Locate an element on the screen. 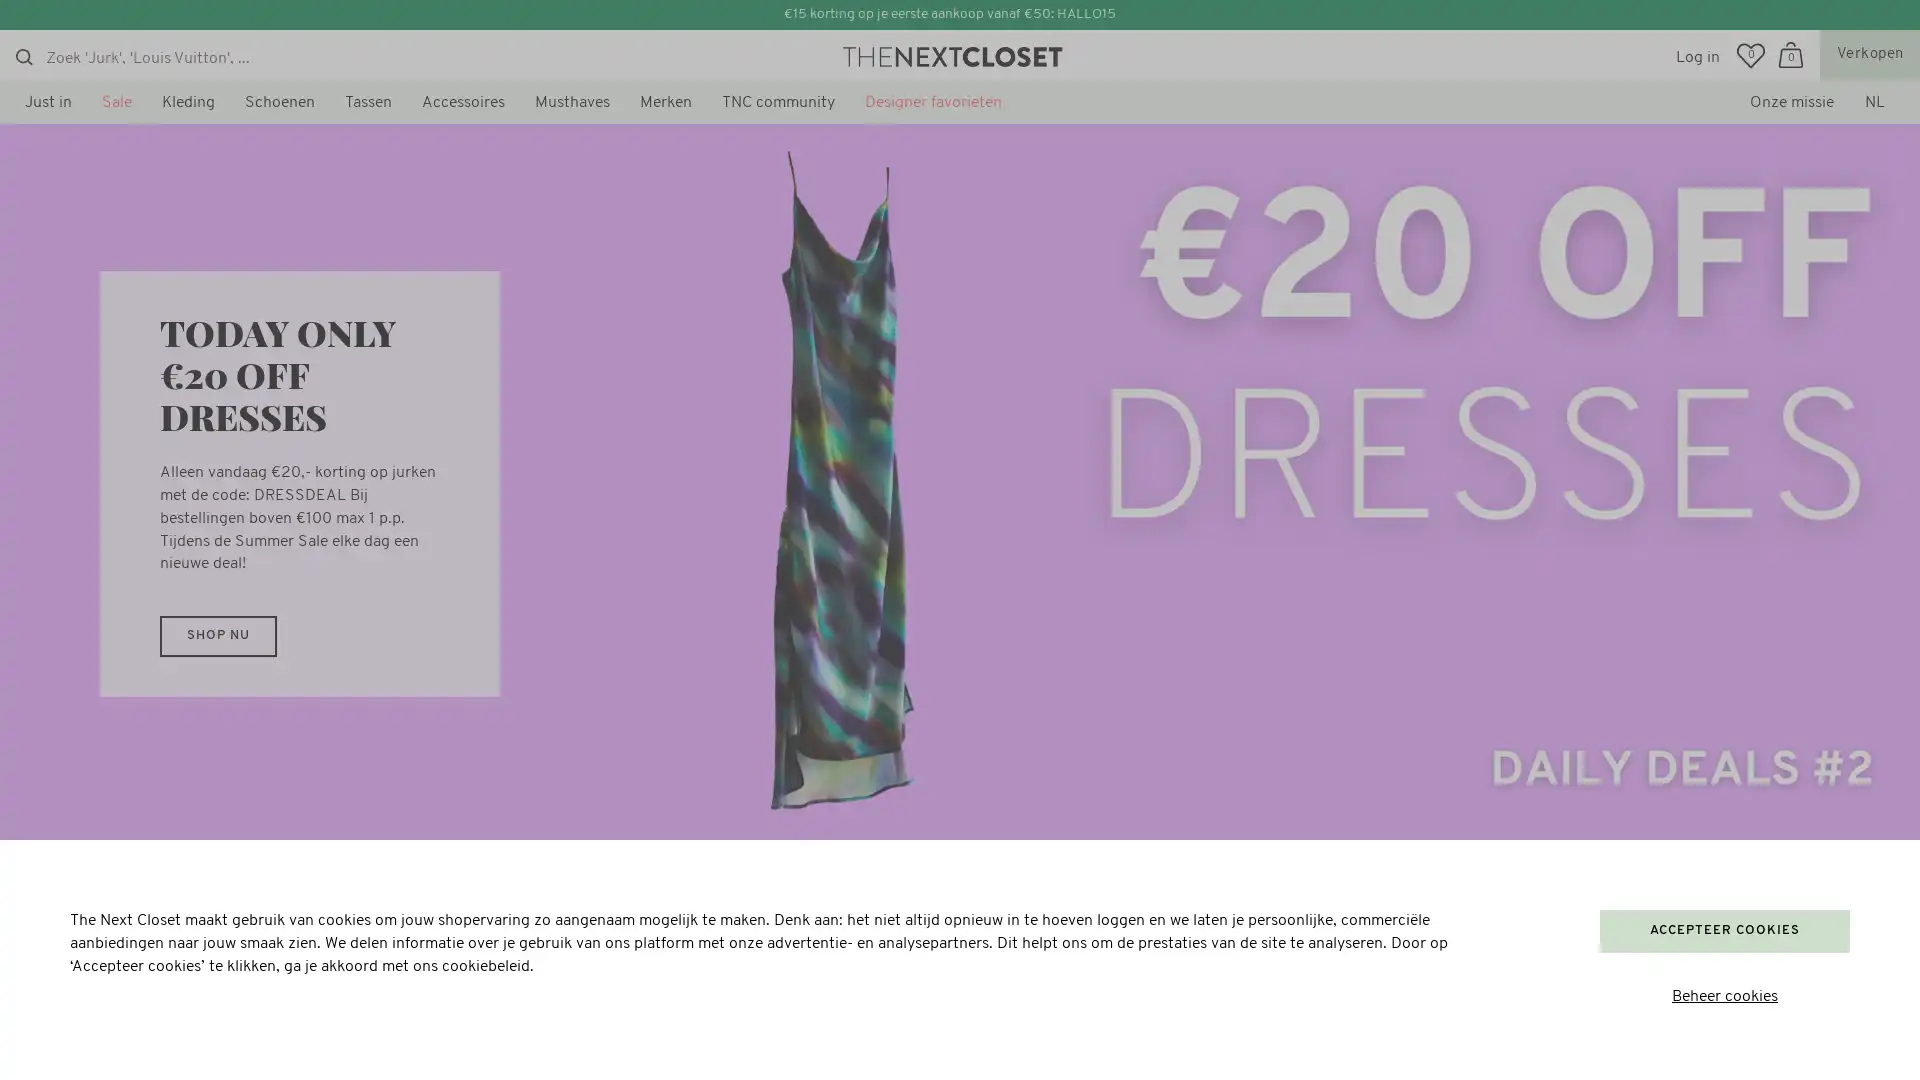  Chat is located at coordinates (66, 1039).